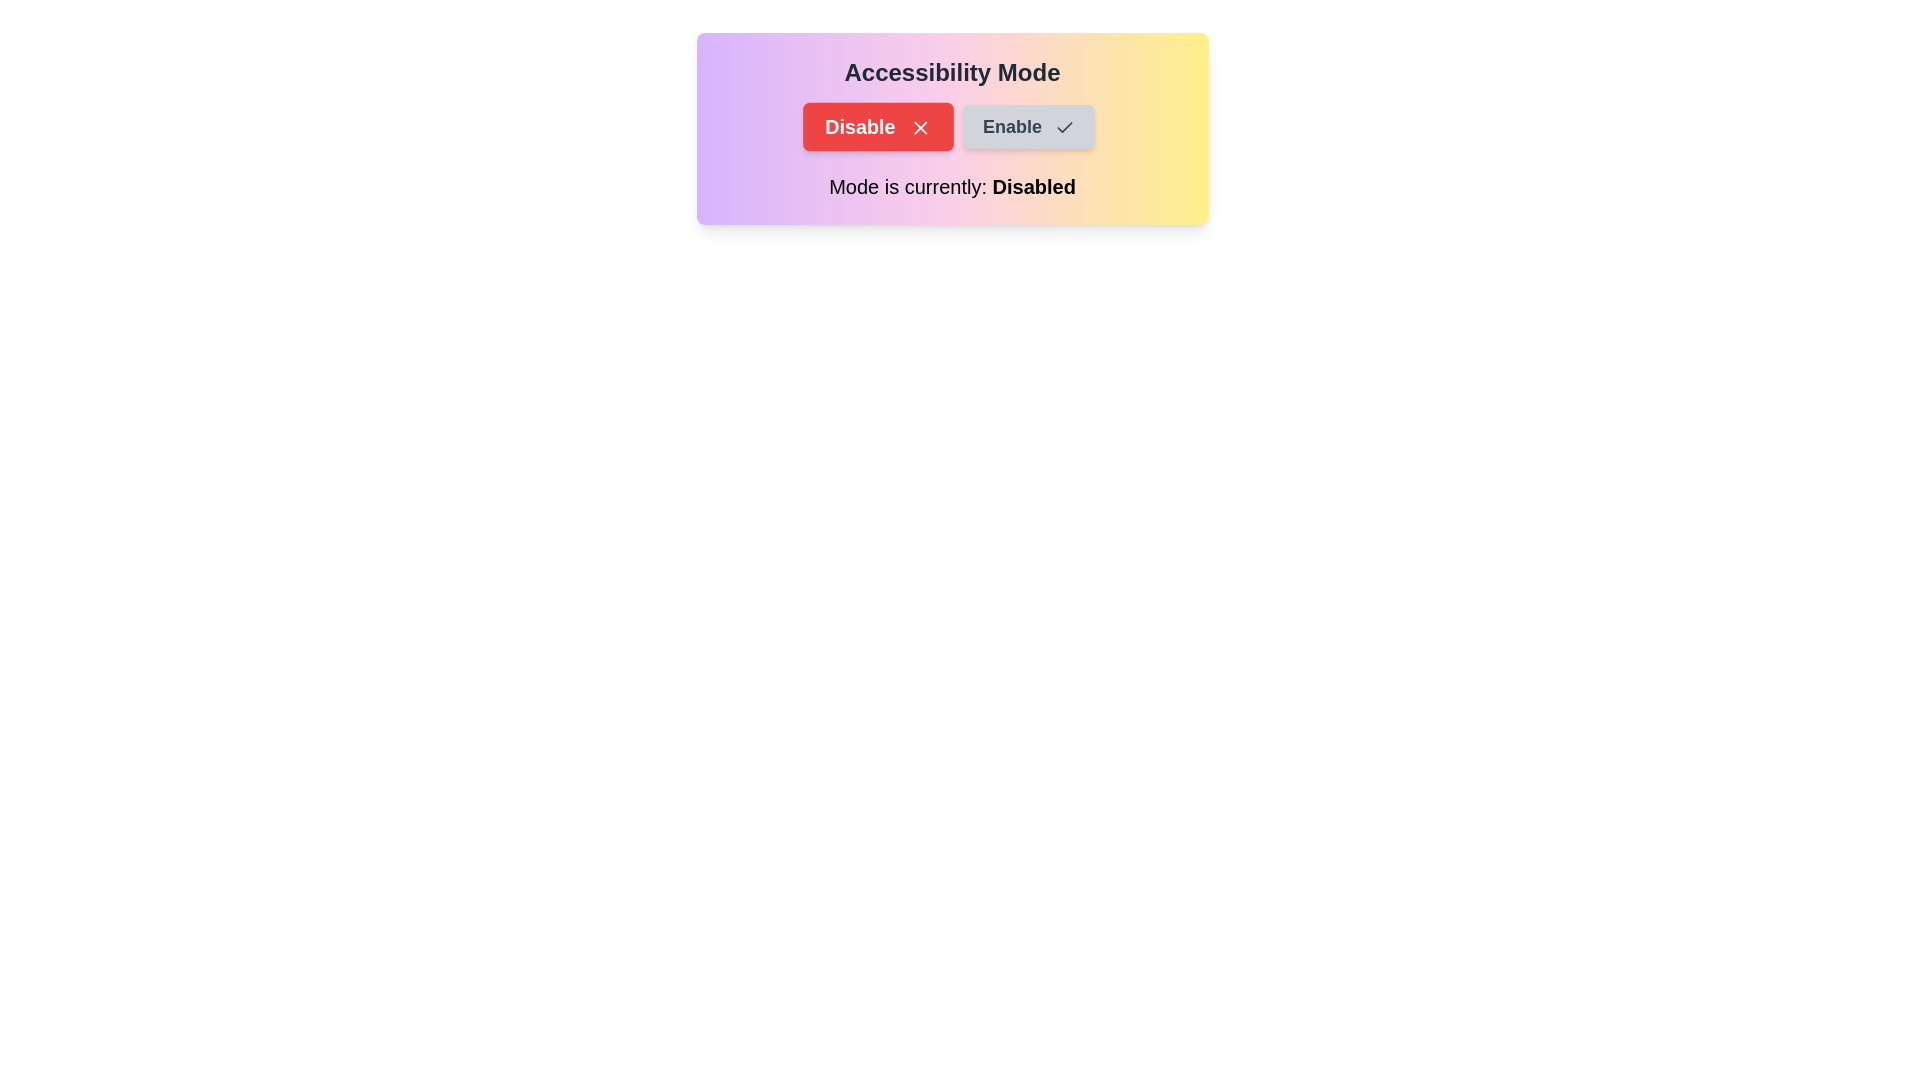  Describe the element at coordinates (1028, 127) in the screenshot. I see `the Enable button to observe its hover effect` at that location.